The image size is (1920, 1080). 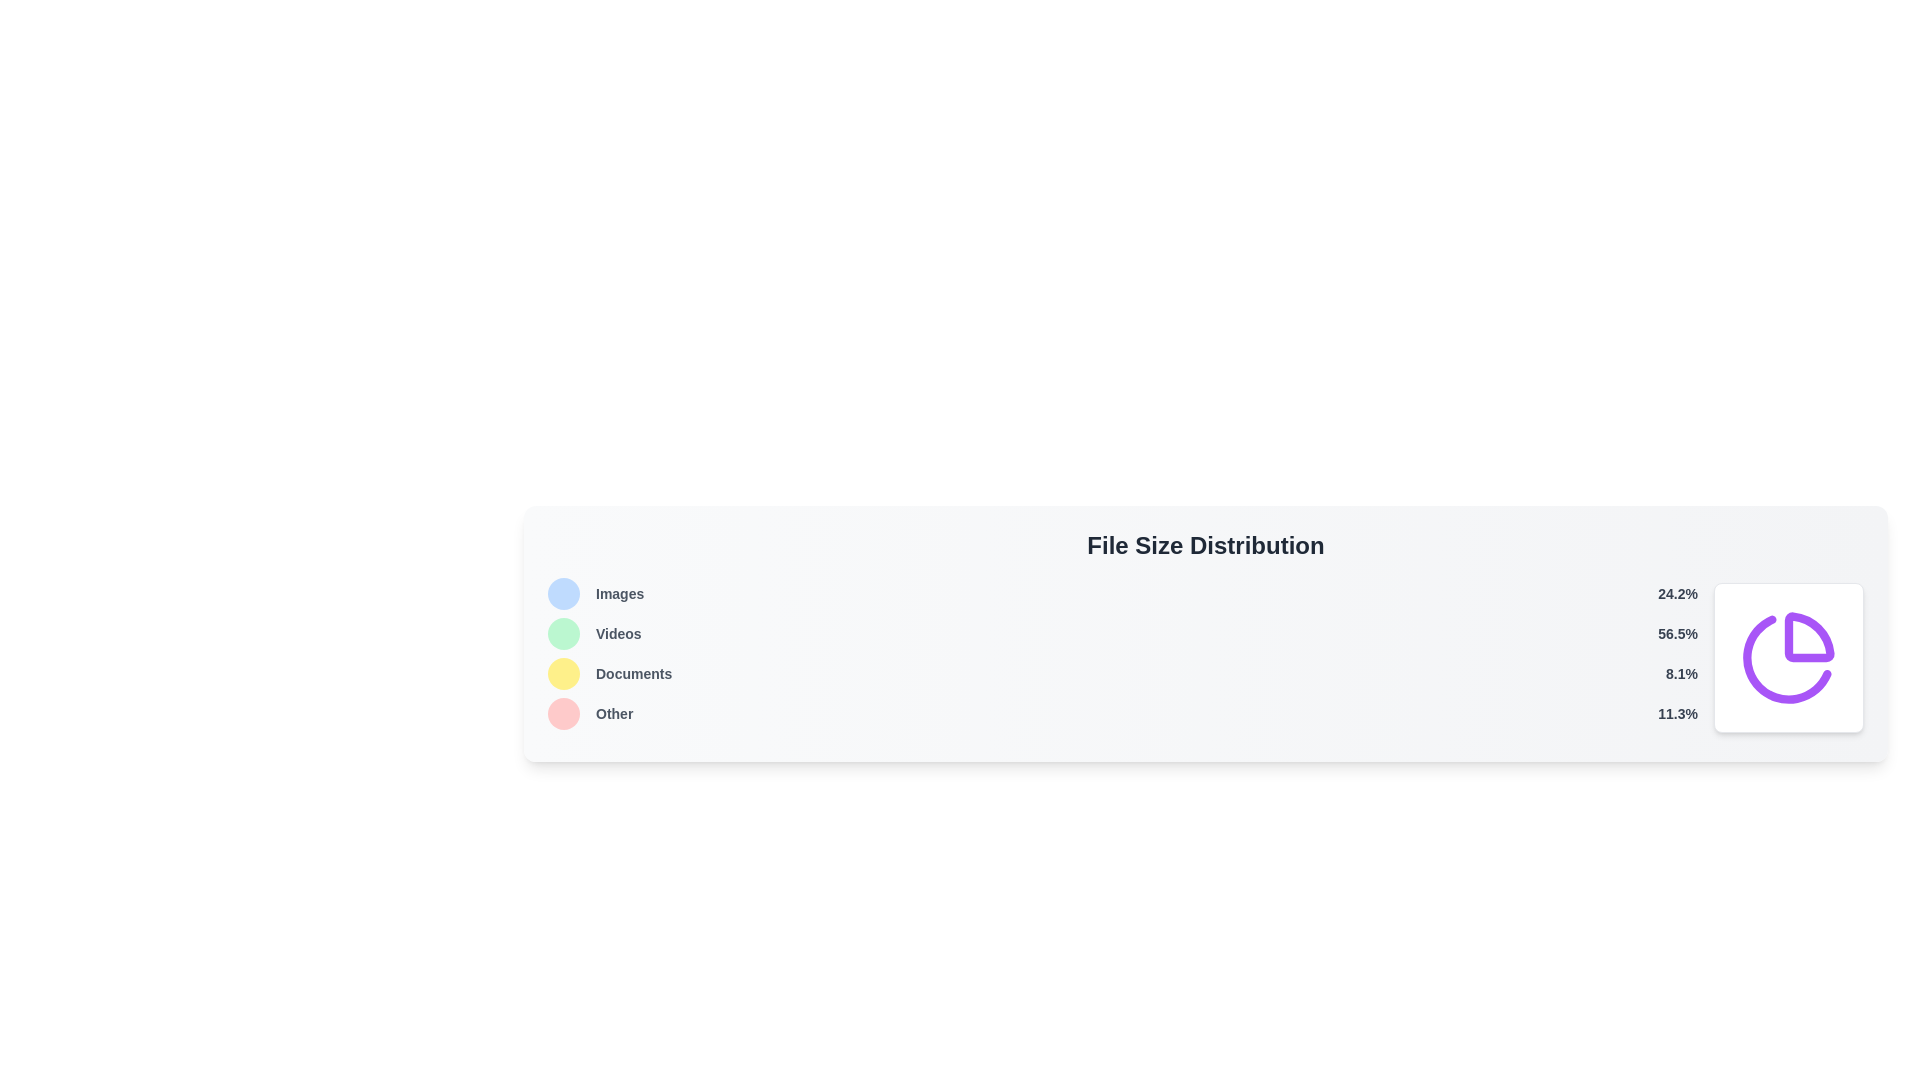 I want to click on the upper-right segment of the pie chart that visually represents a specific category in the file size distribution, so click(x=1787, y=659).